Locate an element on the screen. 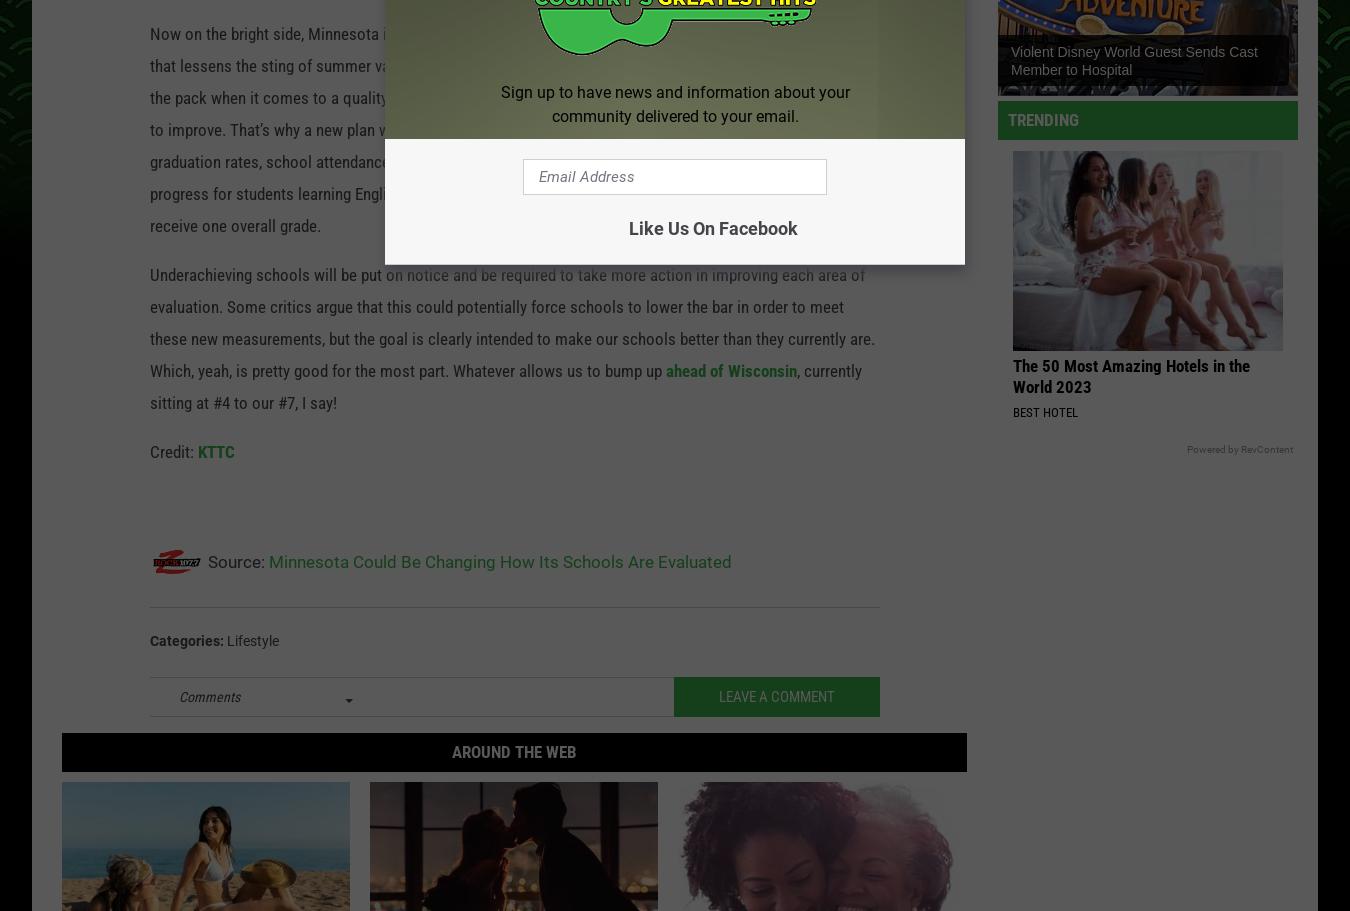 The height and width of the screenshot is (911, 1350). 'ahead of Wisconsin' is located at coordinates (730, 373).